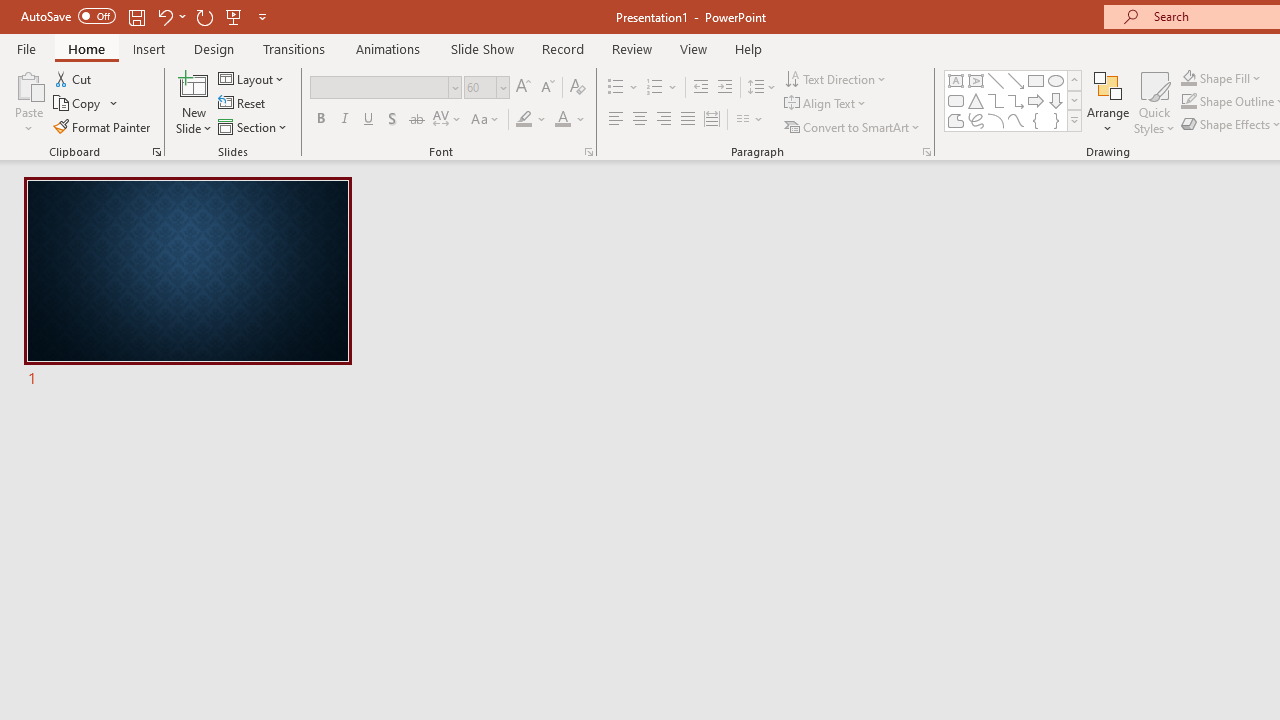 The width and height of the screenshot is (1280, 720). What do you see at coordinates (415, 119) in the screenshot?
I see `'Strikethrough'` at bounding box center [415, 119].